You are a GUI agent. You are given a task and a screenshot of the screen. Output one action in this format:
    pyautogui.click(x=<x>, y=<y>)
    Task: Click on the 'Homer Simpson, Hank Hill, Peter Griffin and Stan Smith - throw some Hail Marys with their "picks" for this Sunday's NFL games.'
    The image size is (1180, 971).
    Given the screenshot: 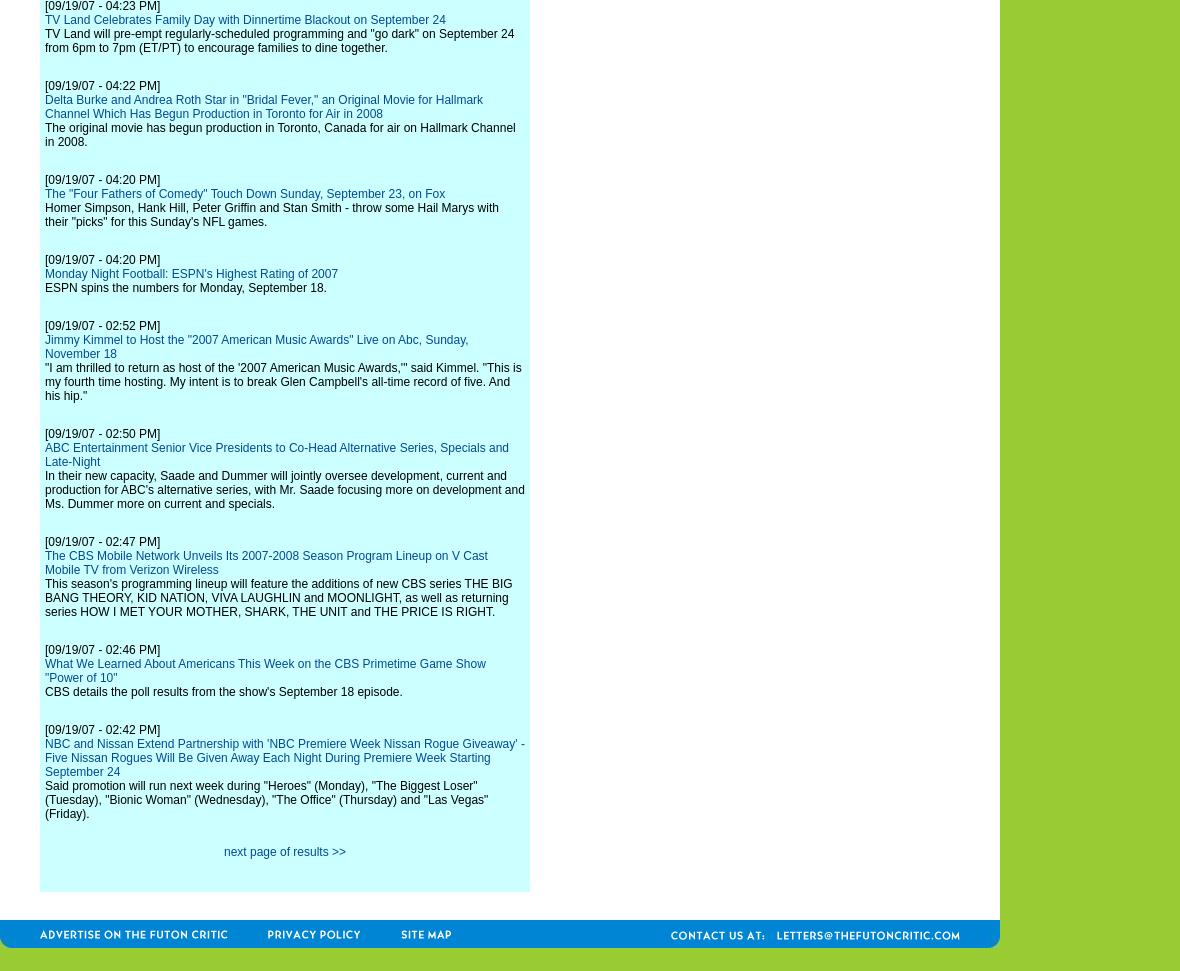 What is the action you would take?
    pyautogui.click(x=271, y=213)
    